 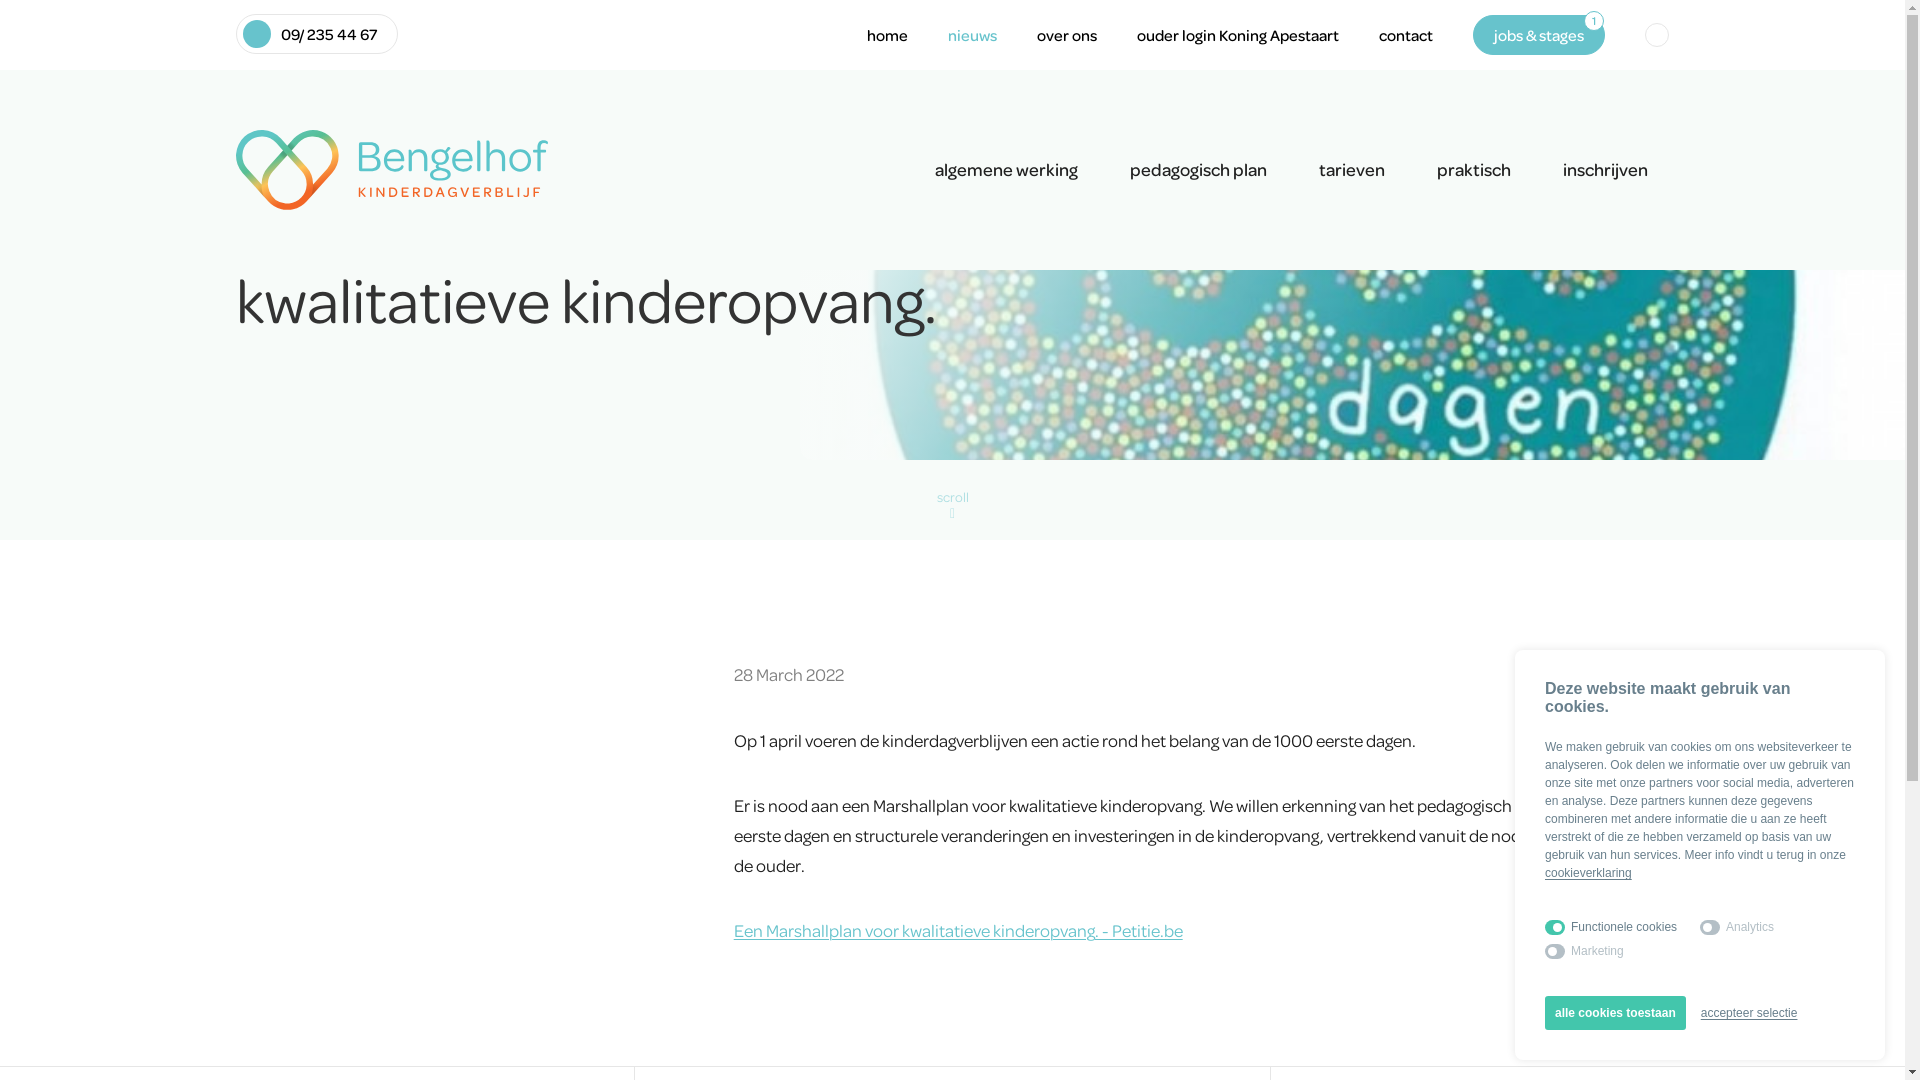 What do you see at coordinates (1605, 168) in the screenshot?
I see `'inschrijven'` at bounding box center [1605, 168].